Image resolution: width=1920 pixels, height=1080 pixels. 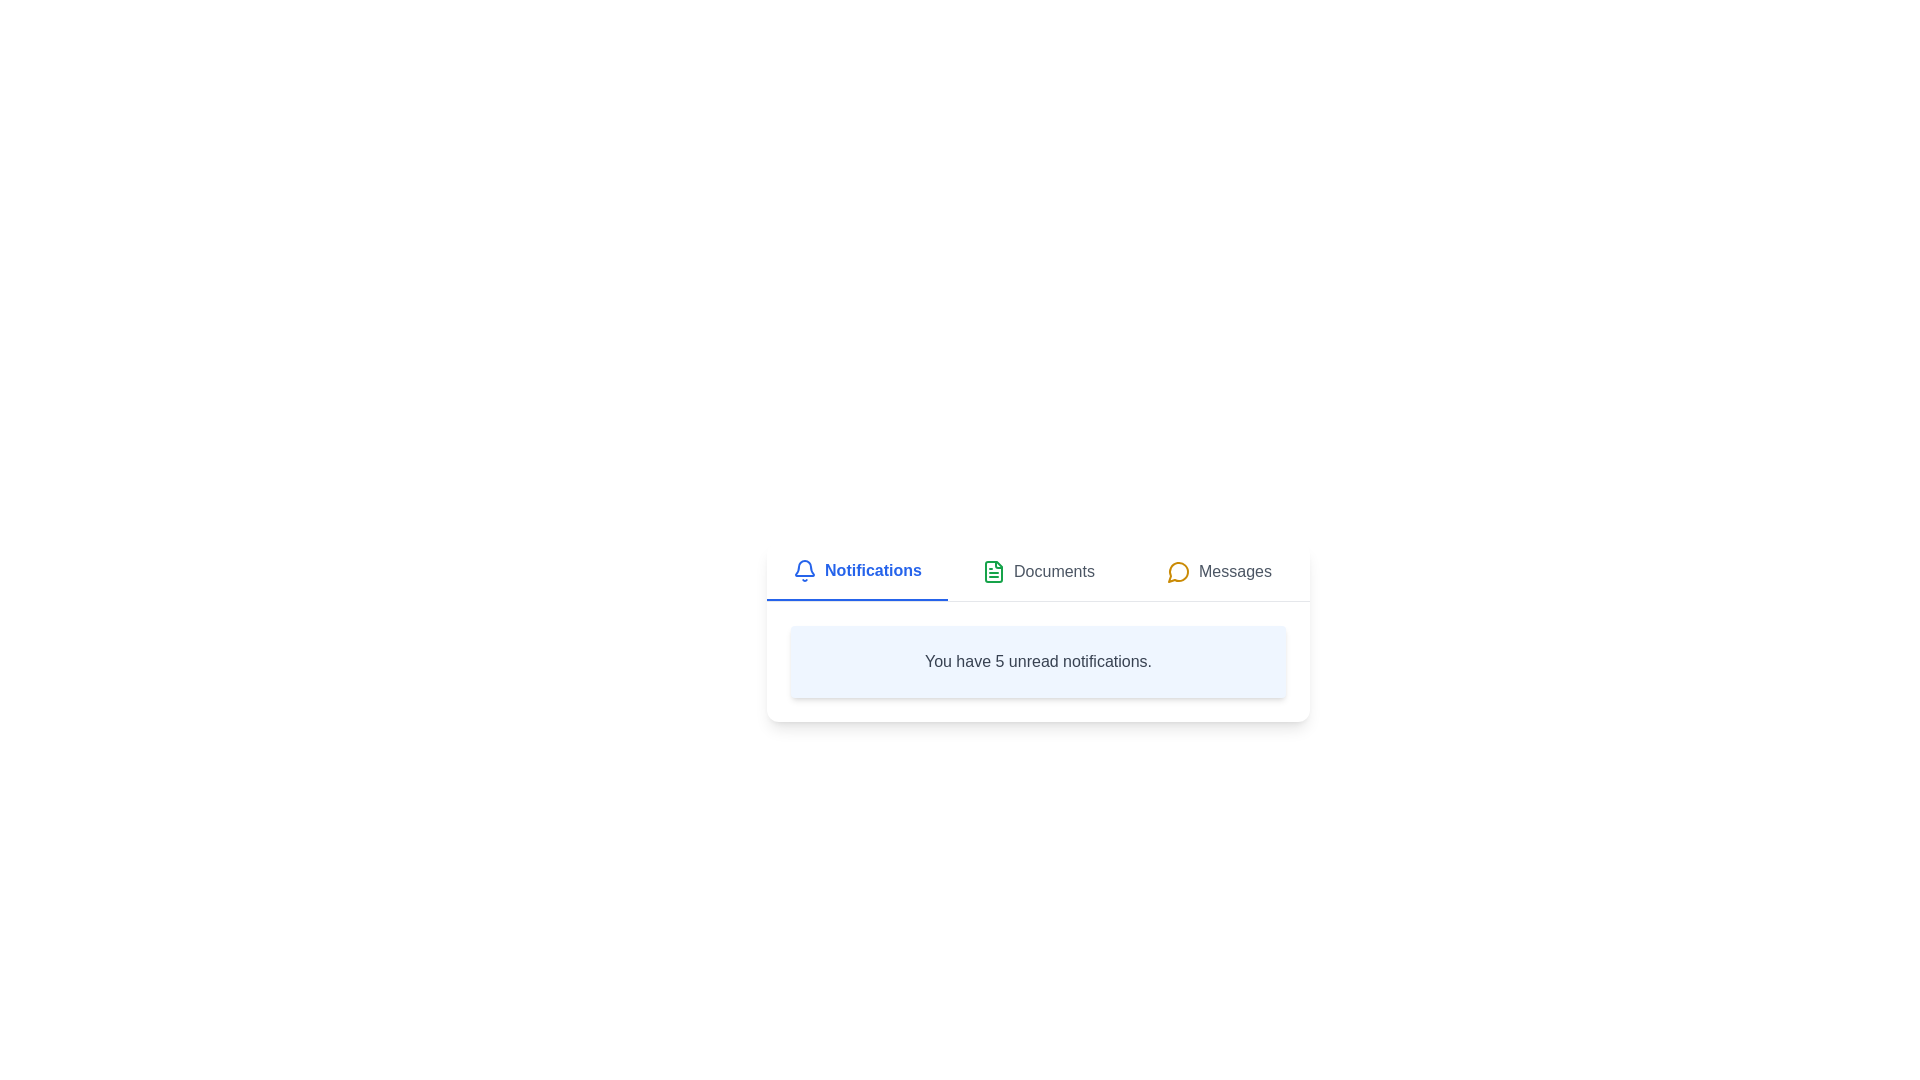 I want to click on the tab labeled Messages, so click(x=1218, y=571).